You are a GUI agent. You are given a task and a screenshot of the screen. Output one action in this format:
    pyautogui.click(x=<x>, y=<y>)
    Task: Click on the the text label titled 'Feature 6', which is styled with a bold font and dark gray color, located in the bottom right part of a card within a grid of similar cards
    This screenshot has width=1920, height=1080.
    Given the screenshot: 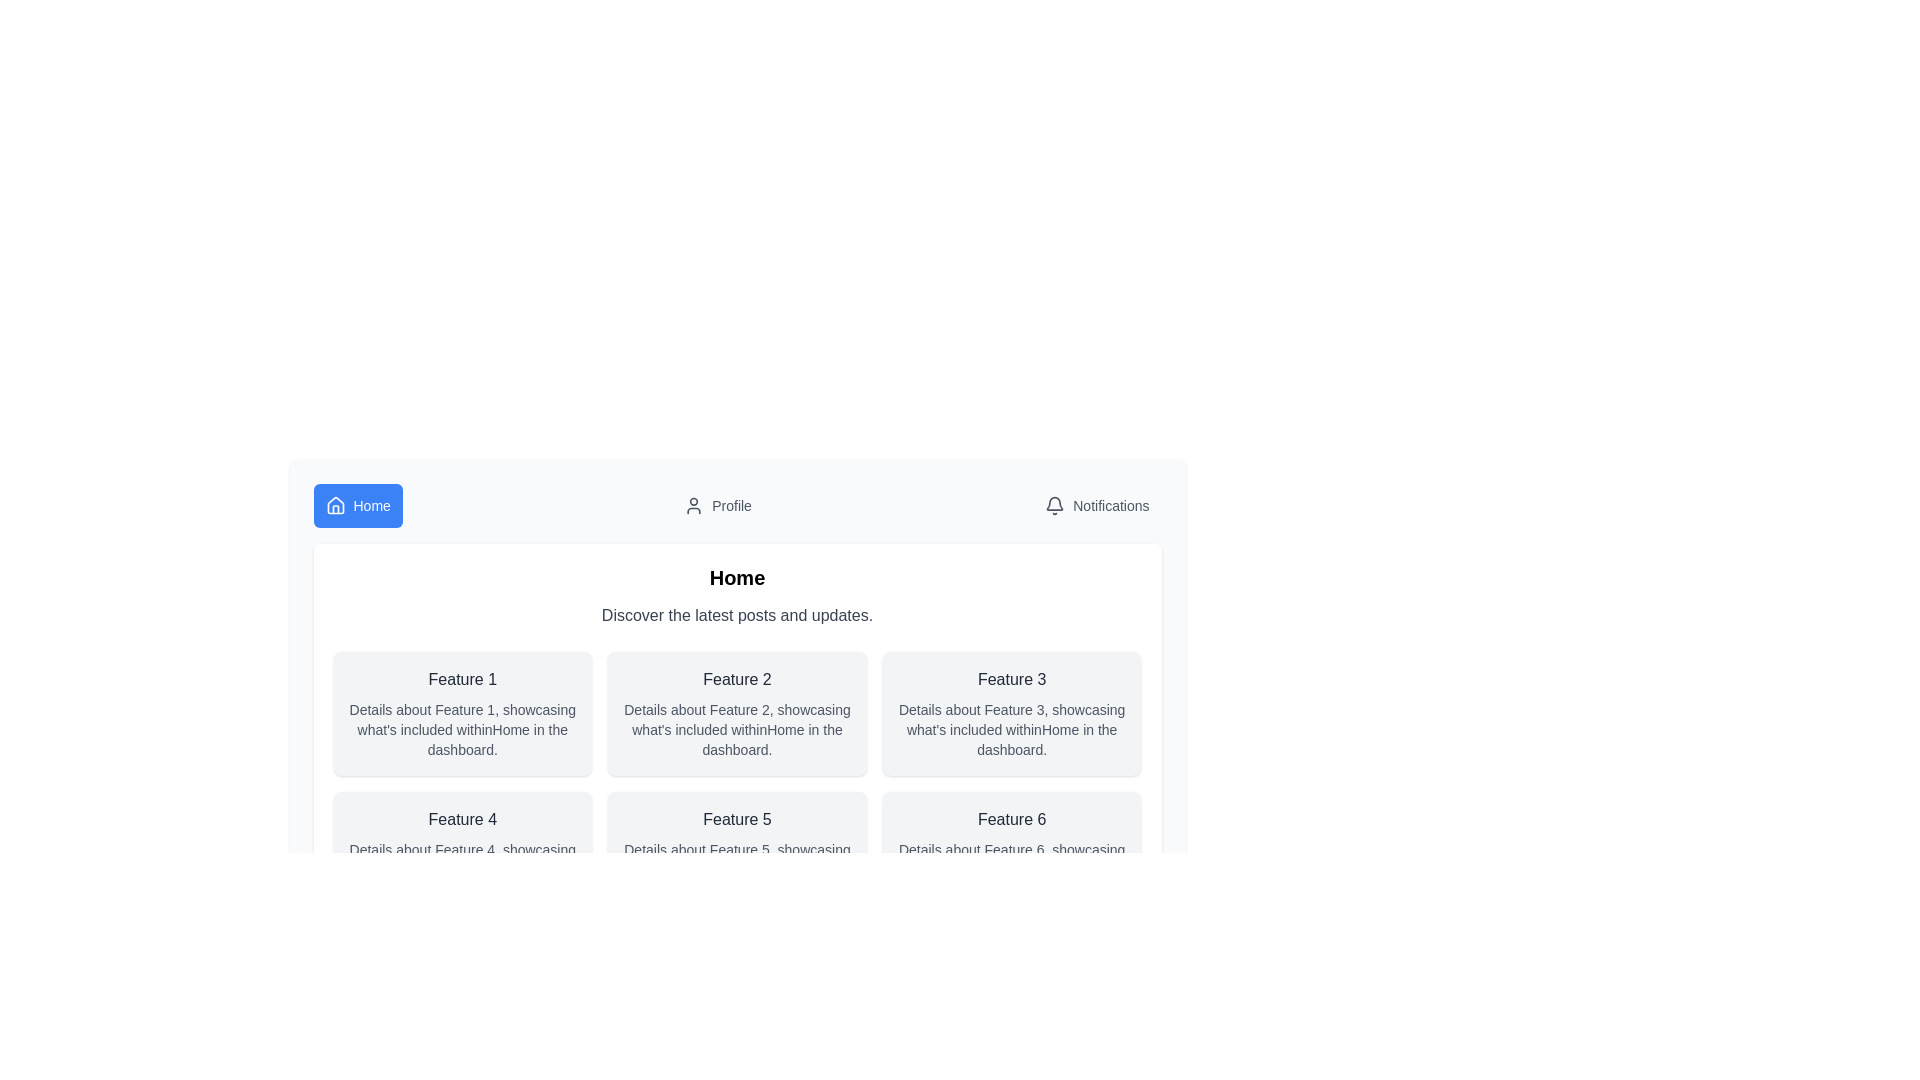 What is the action you would take?
    pyautogui.click(x=1012, y=820)
    